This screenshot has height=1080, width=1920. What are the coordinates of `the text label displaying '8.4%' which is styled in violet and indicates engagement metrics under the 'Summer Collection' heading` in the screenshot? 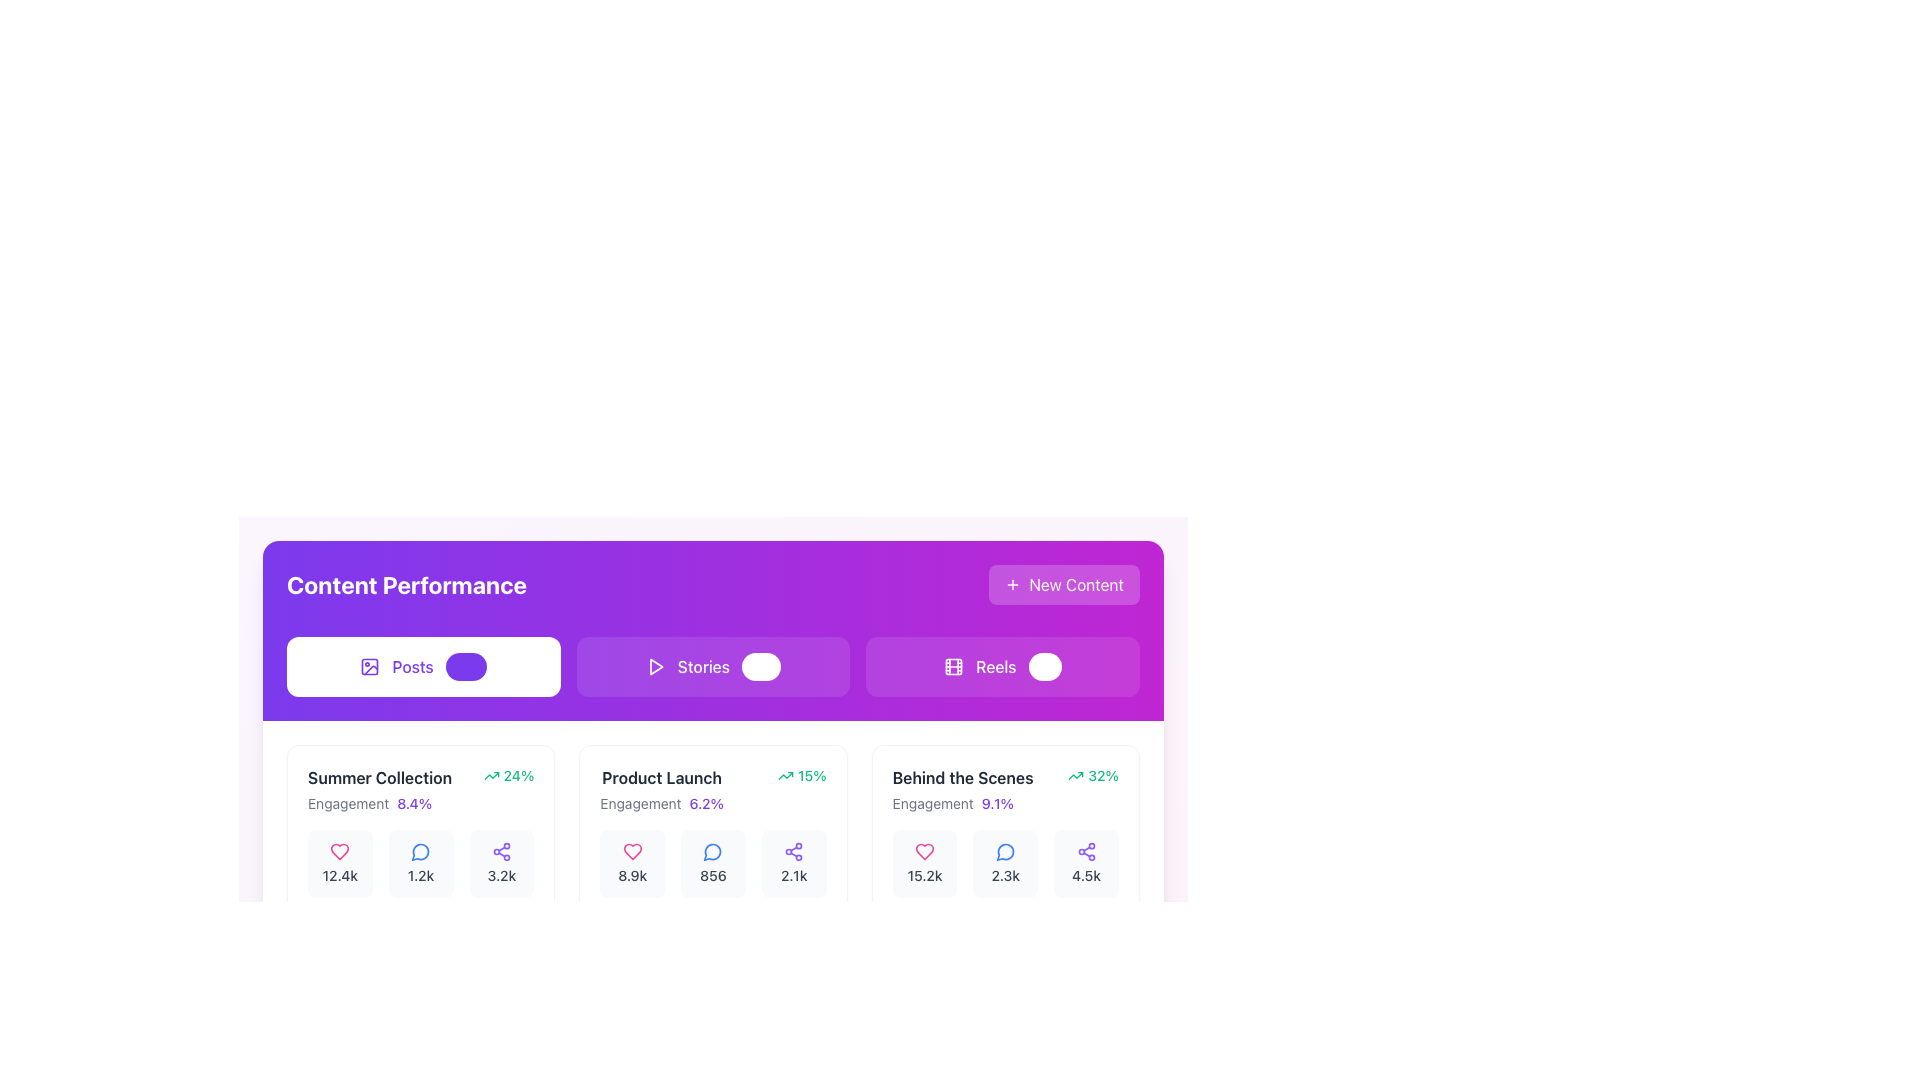 It's located at (413, 802).